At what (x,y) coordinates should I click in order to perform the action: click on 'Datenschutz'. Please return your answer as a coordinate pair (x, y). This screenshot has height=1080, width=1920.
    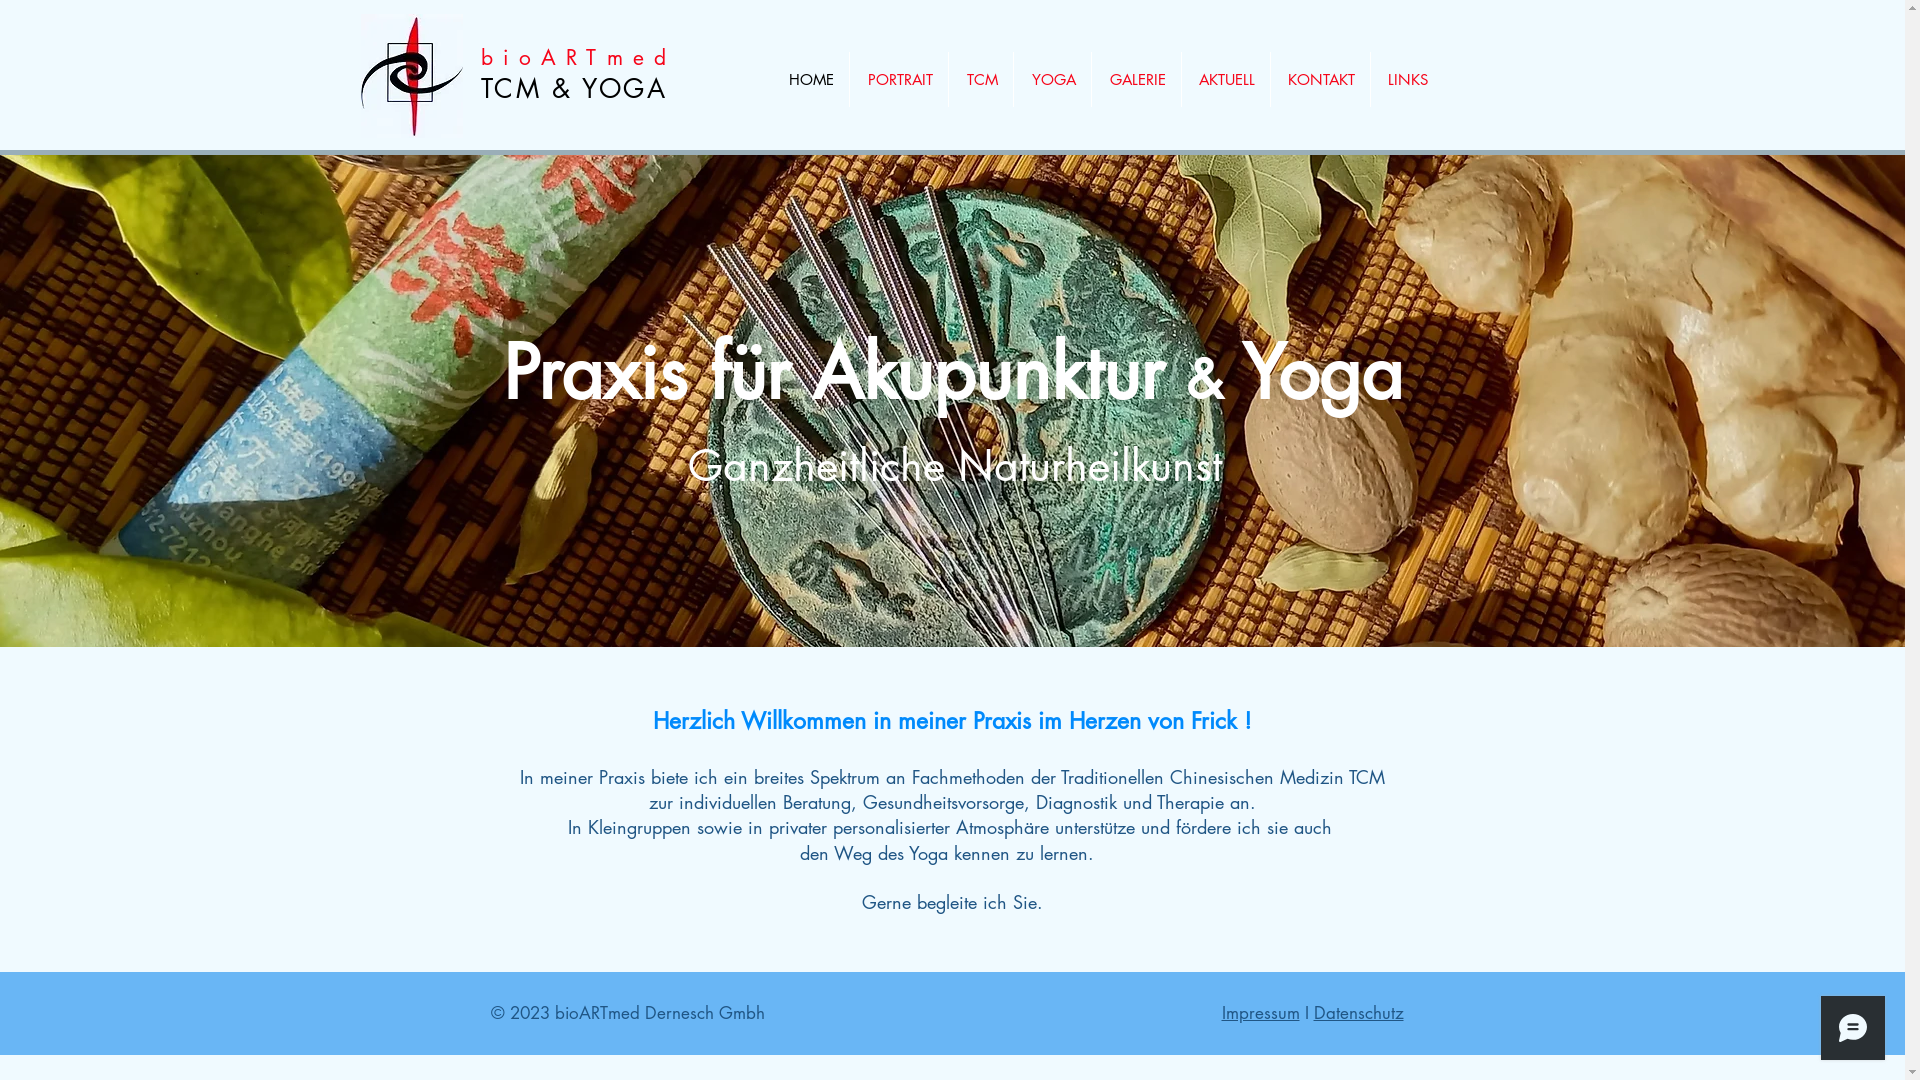
    Looking at the image, I should click on (1358, 1013).